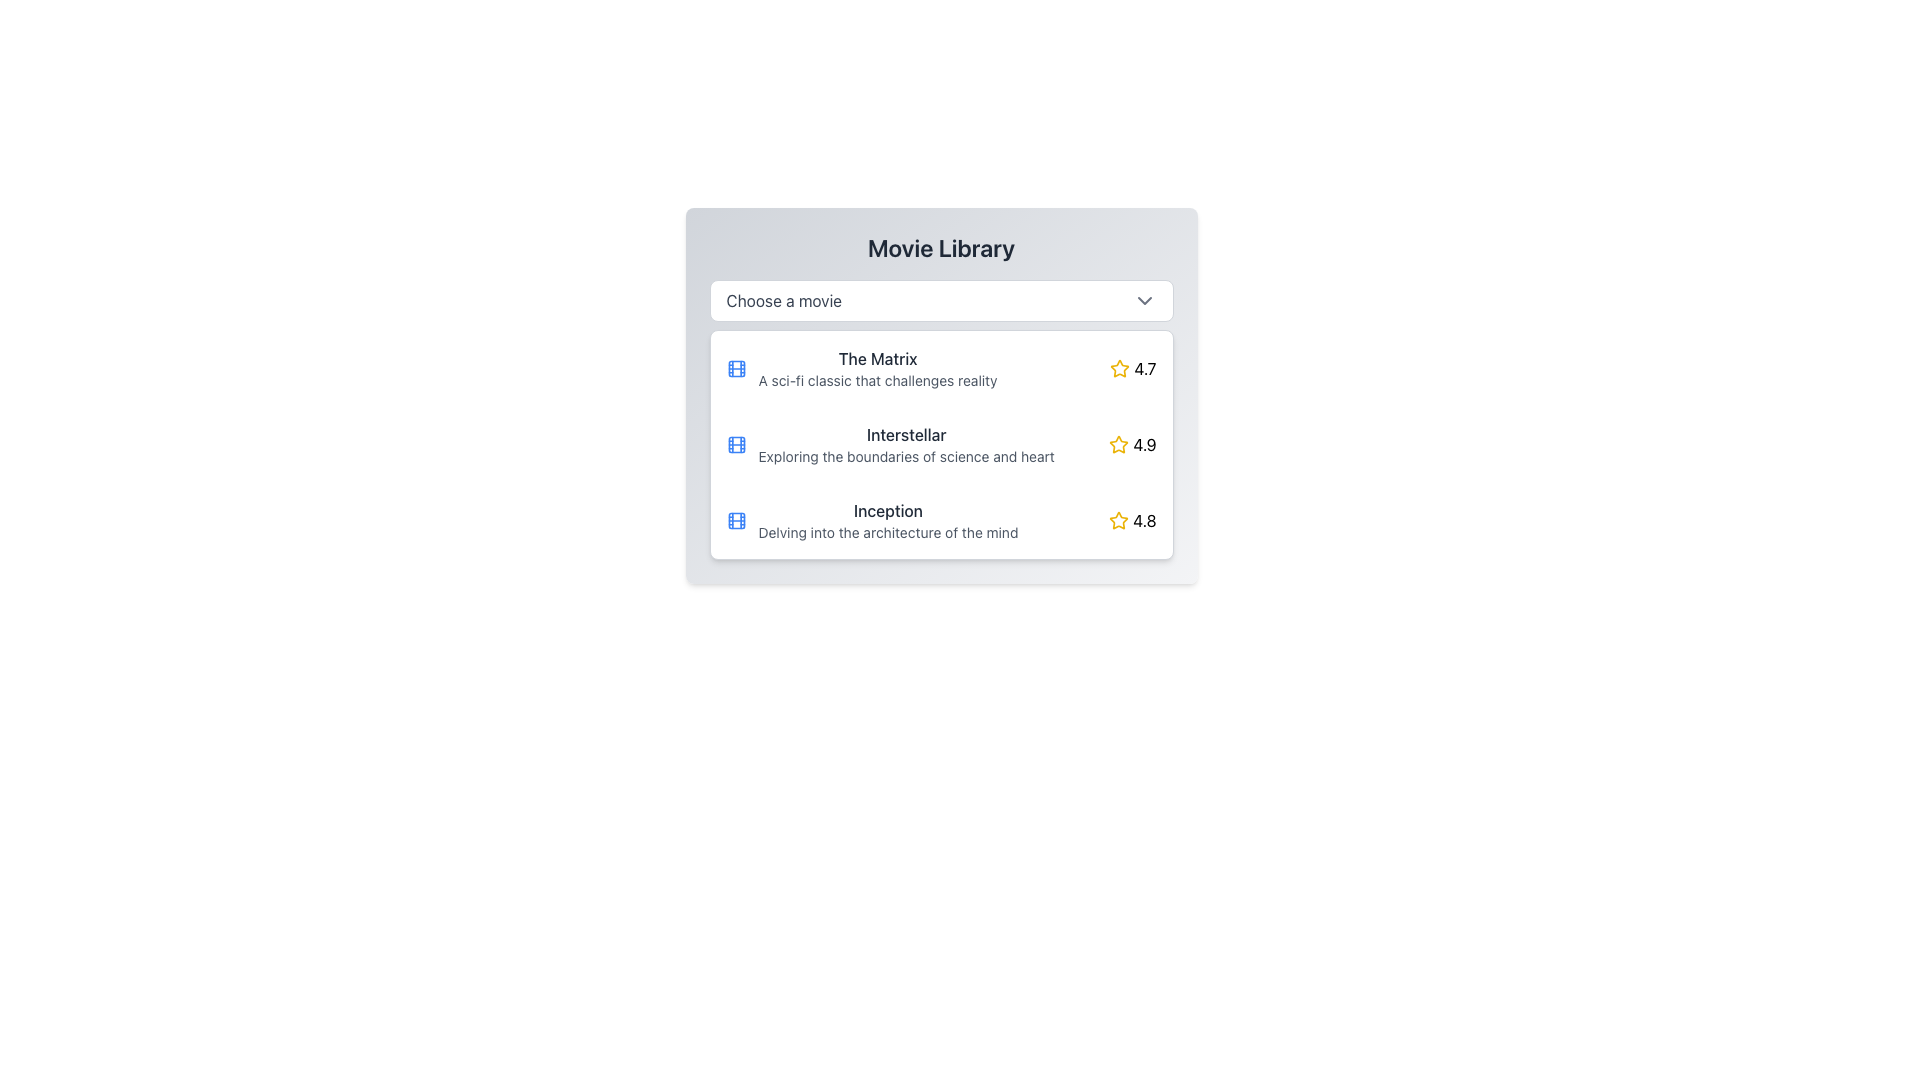 The height and width of the screenshot is (1080, 1920). Describe the element at coordinates (735, 443) in the screenshot. I see `the film icon representing the movie 'Interstellar', which is positioned to the left of the text 'Interstellar Exploring the boundaries of science and heart'` at that location.